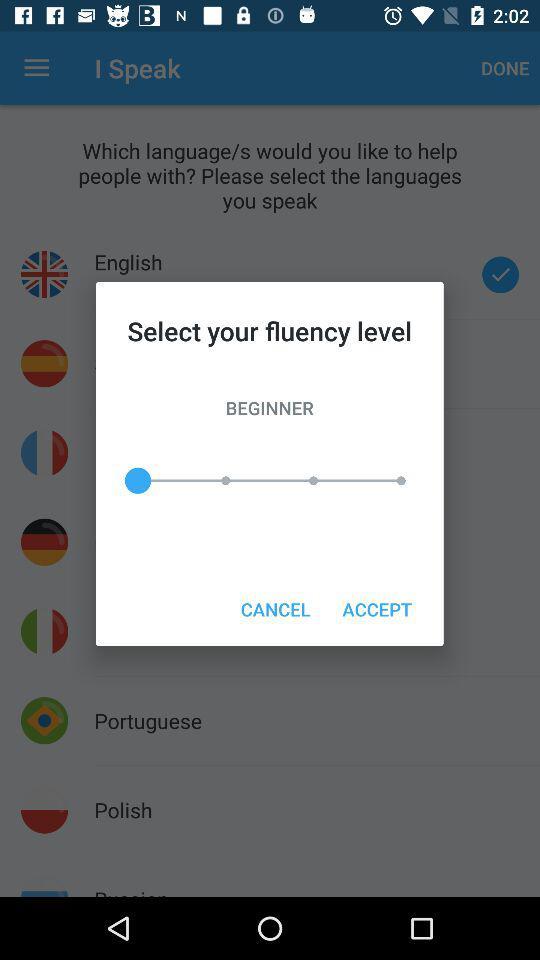 This screenshot has width=540, height=960. What do you see at coordinates (377, 608) in the screenshot?
I see `the icon to the right of the cancel icon` at bounding box center [377, 608].